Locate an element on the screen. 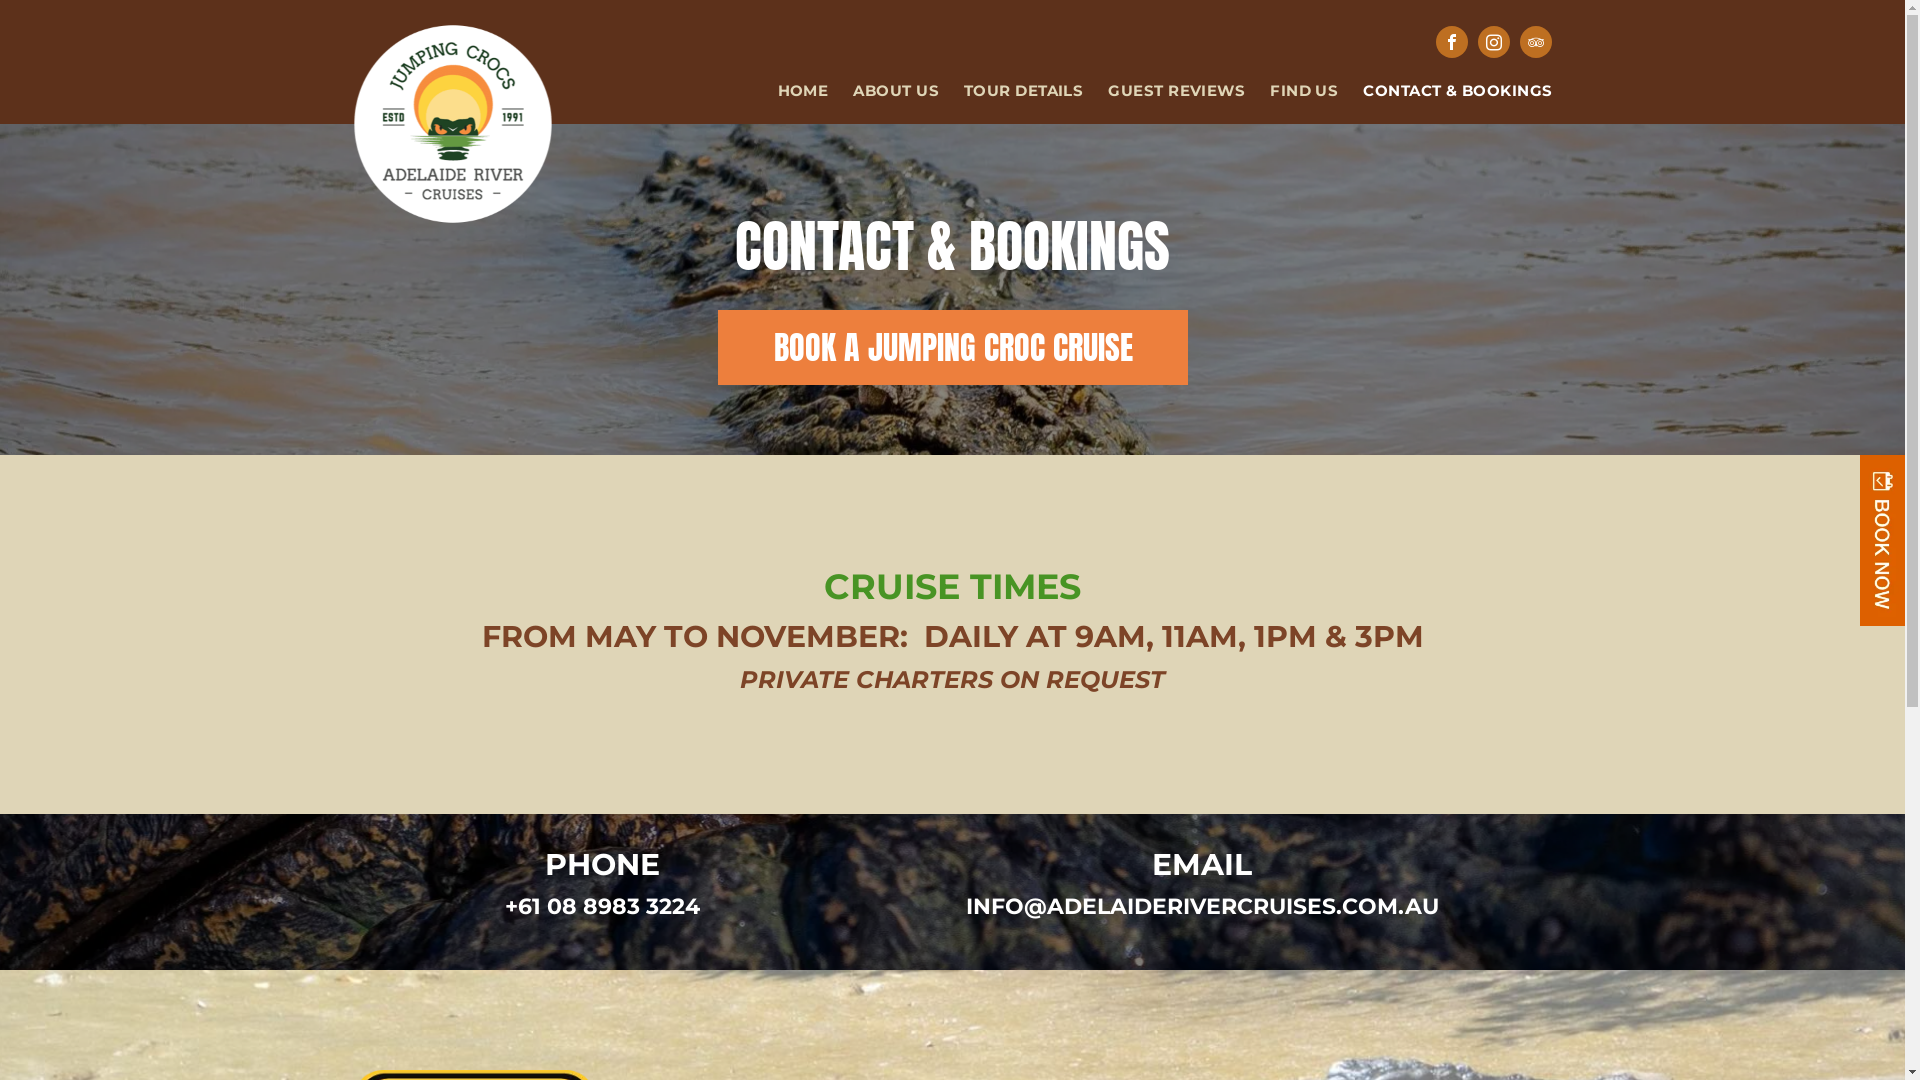 The height and width of the screenshot is (1080, 1920). 'INFO@ADELAIDERIVERCRUISES.COM.AU' is located at coordinates (1201, 906).